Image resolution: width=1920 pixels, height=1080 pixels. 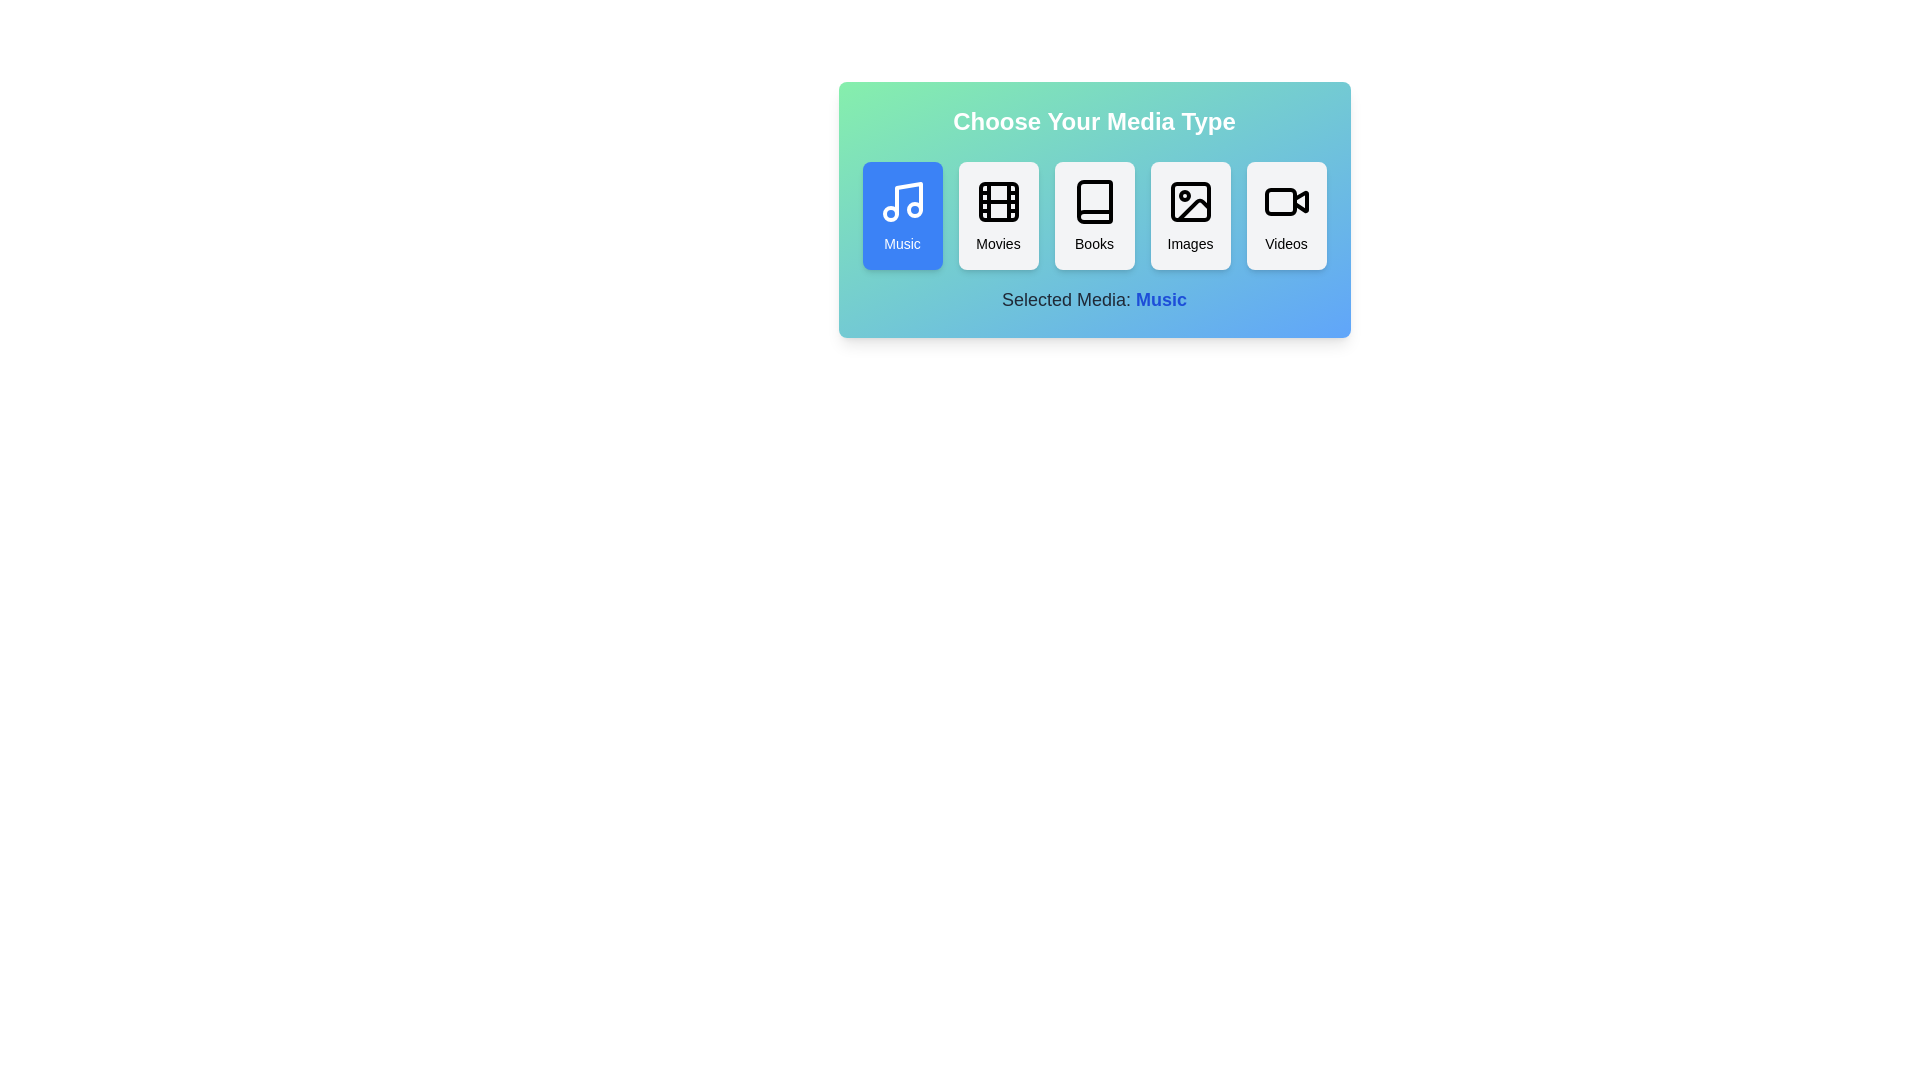 I want to click on the Movies button to observe hover effects, so click(x=998, y=216).